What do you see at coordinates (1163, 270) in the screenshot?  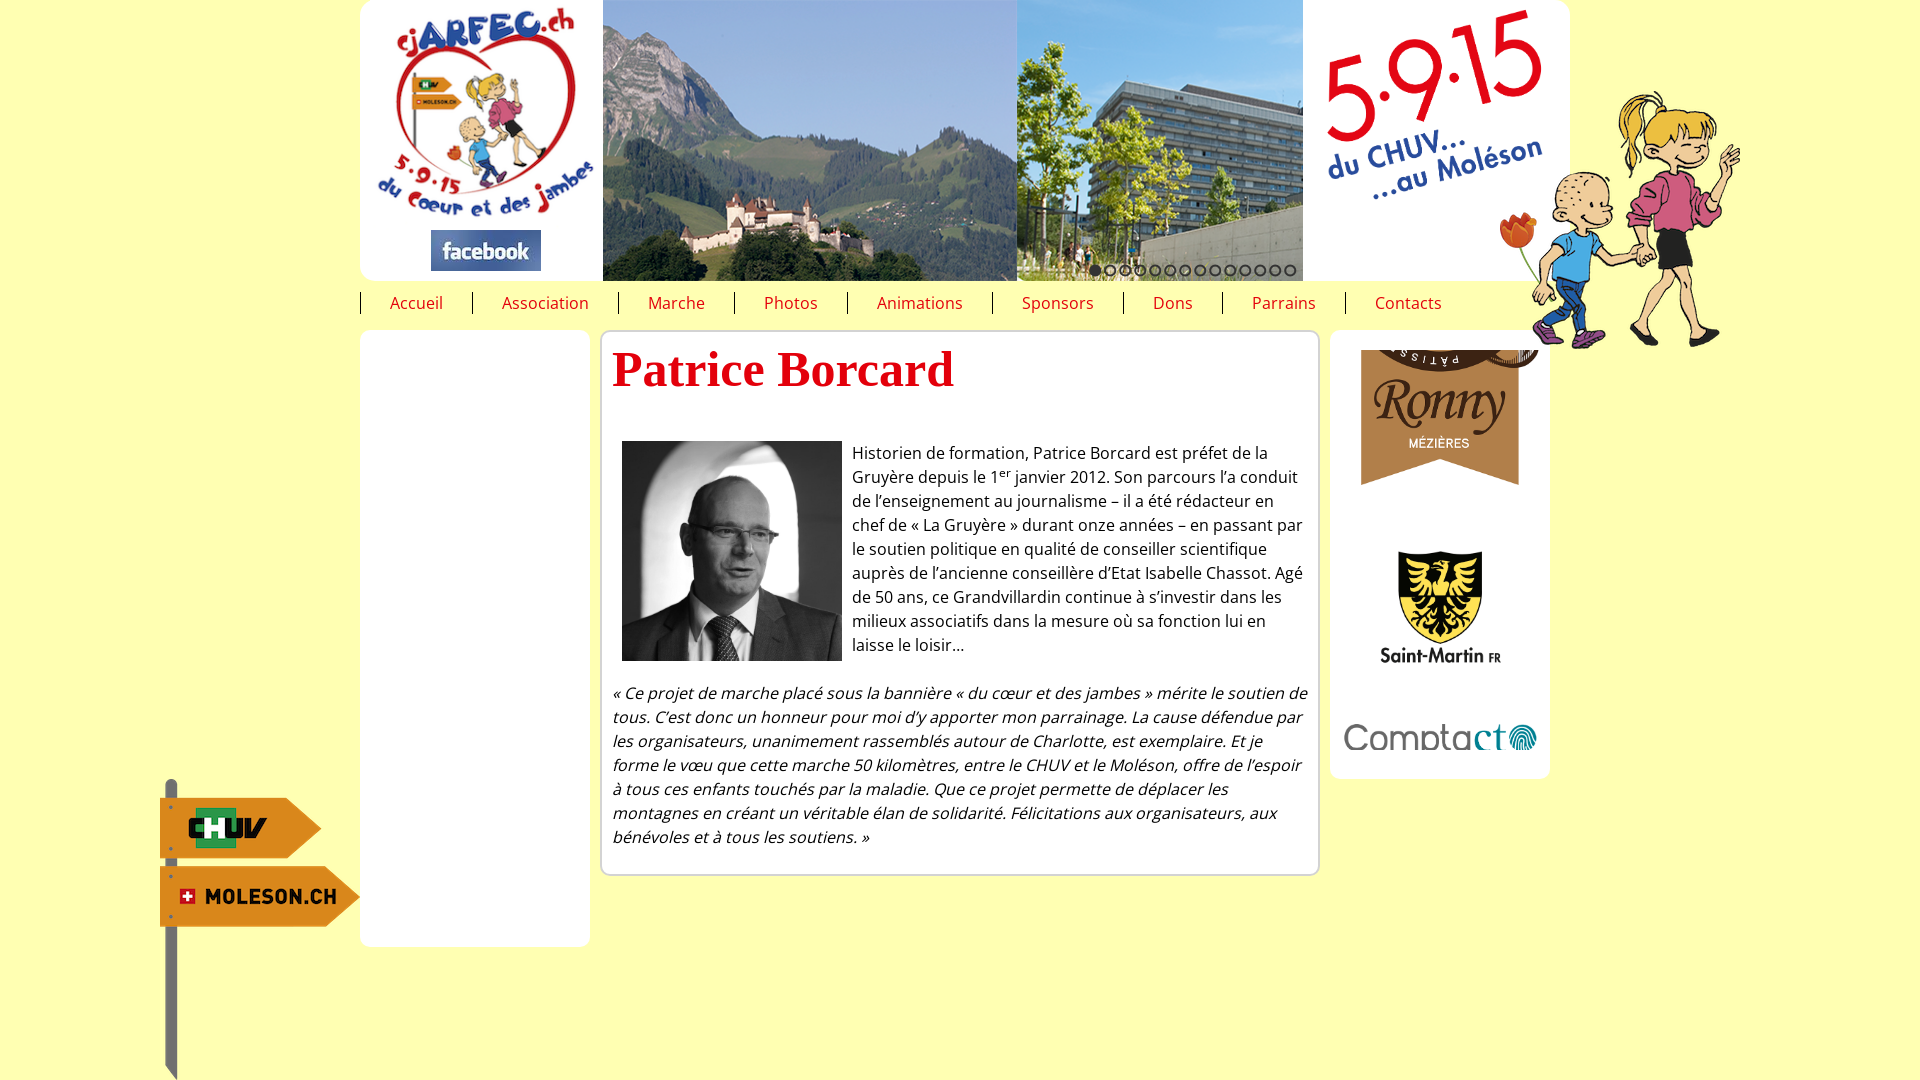 I see `'6'` at bounding box center [1163, 270].